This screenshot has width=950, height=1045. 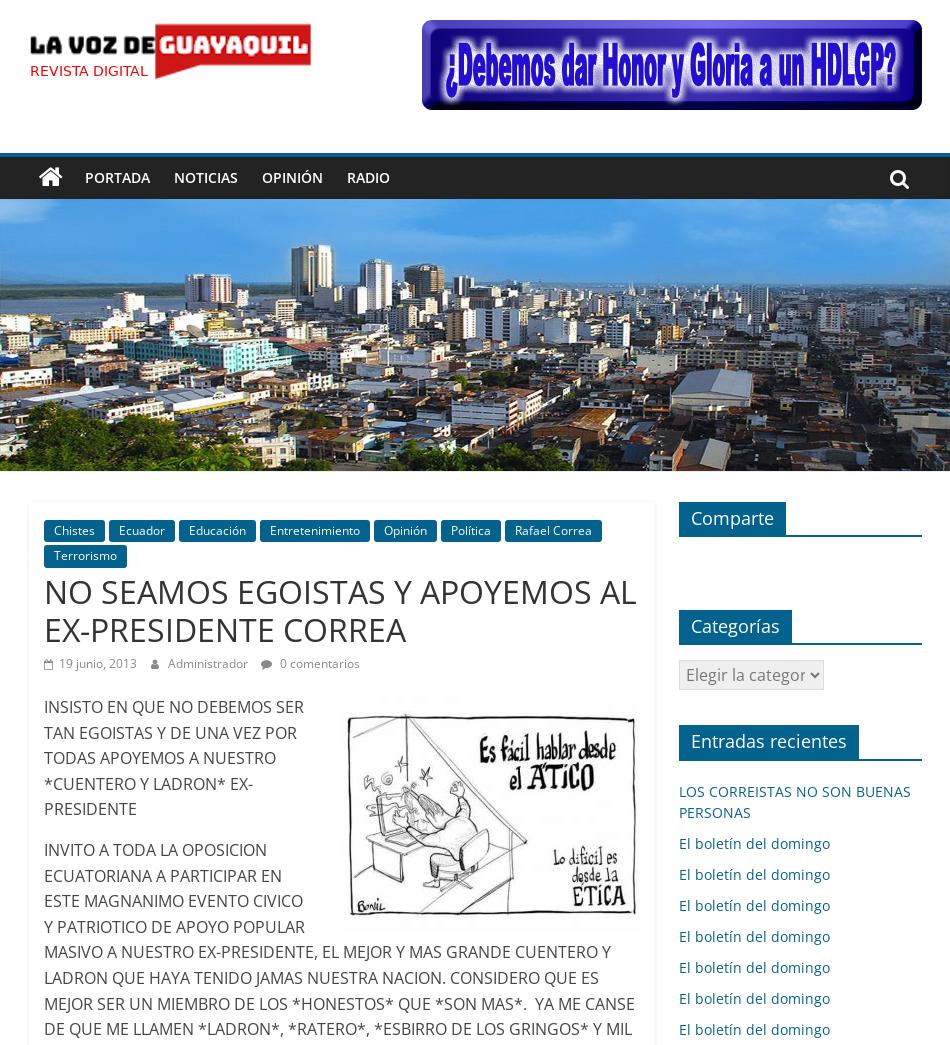 What do you see at coordinates (733, 624) in the screenshot?
I see `'Categorías'` at bounding box center [733, 624].